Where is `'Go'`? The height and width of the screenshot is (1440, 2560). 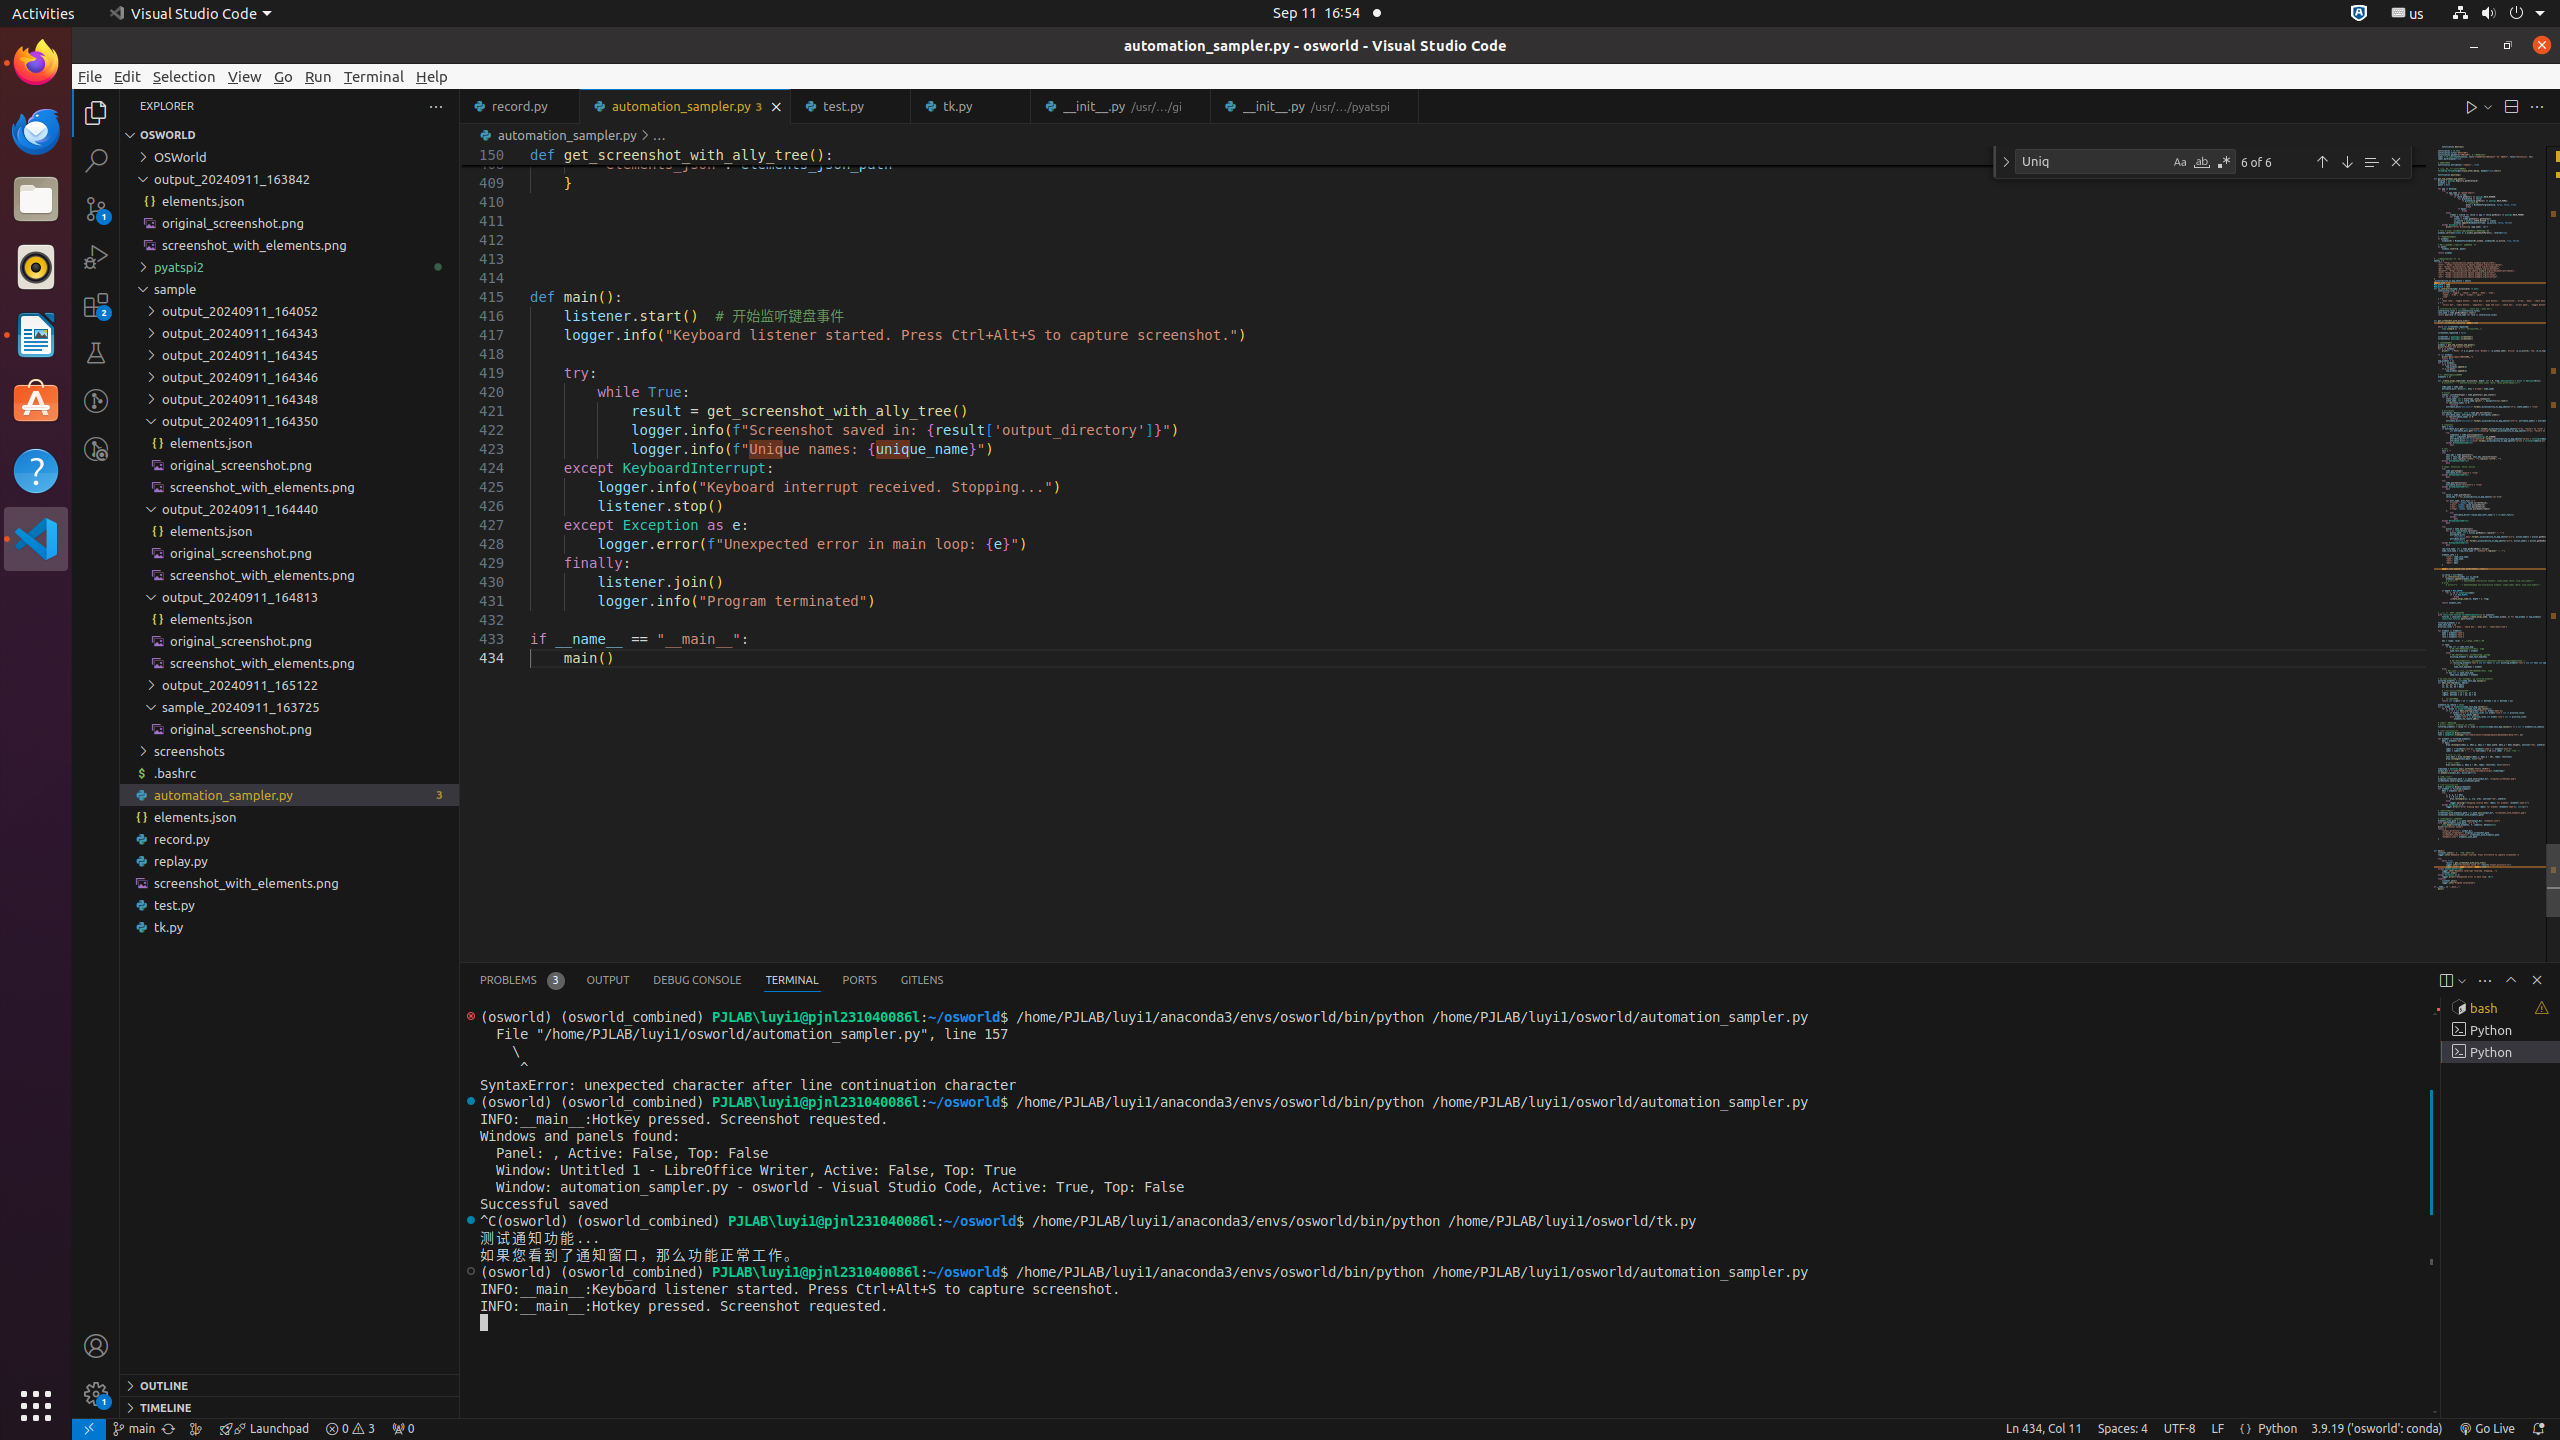 'Go' is located at coordinates (282, 76).